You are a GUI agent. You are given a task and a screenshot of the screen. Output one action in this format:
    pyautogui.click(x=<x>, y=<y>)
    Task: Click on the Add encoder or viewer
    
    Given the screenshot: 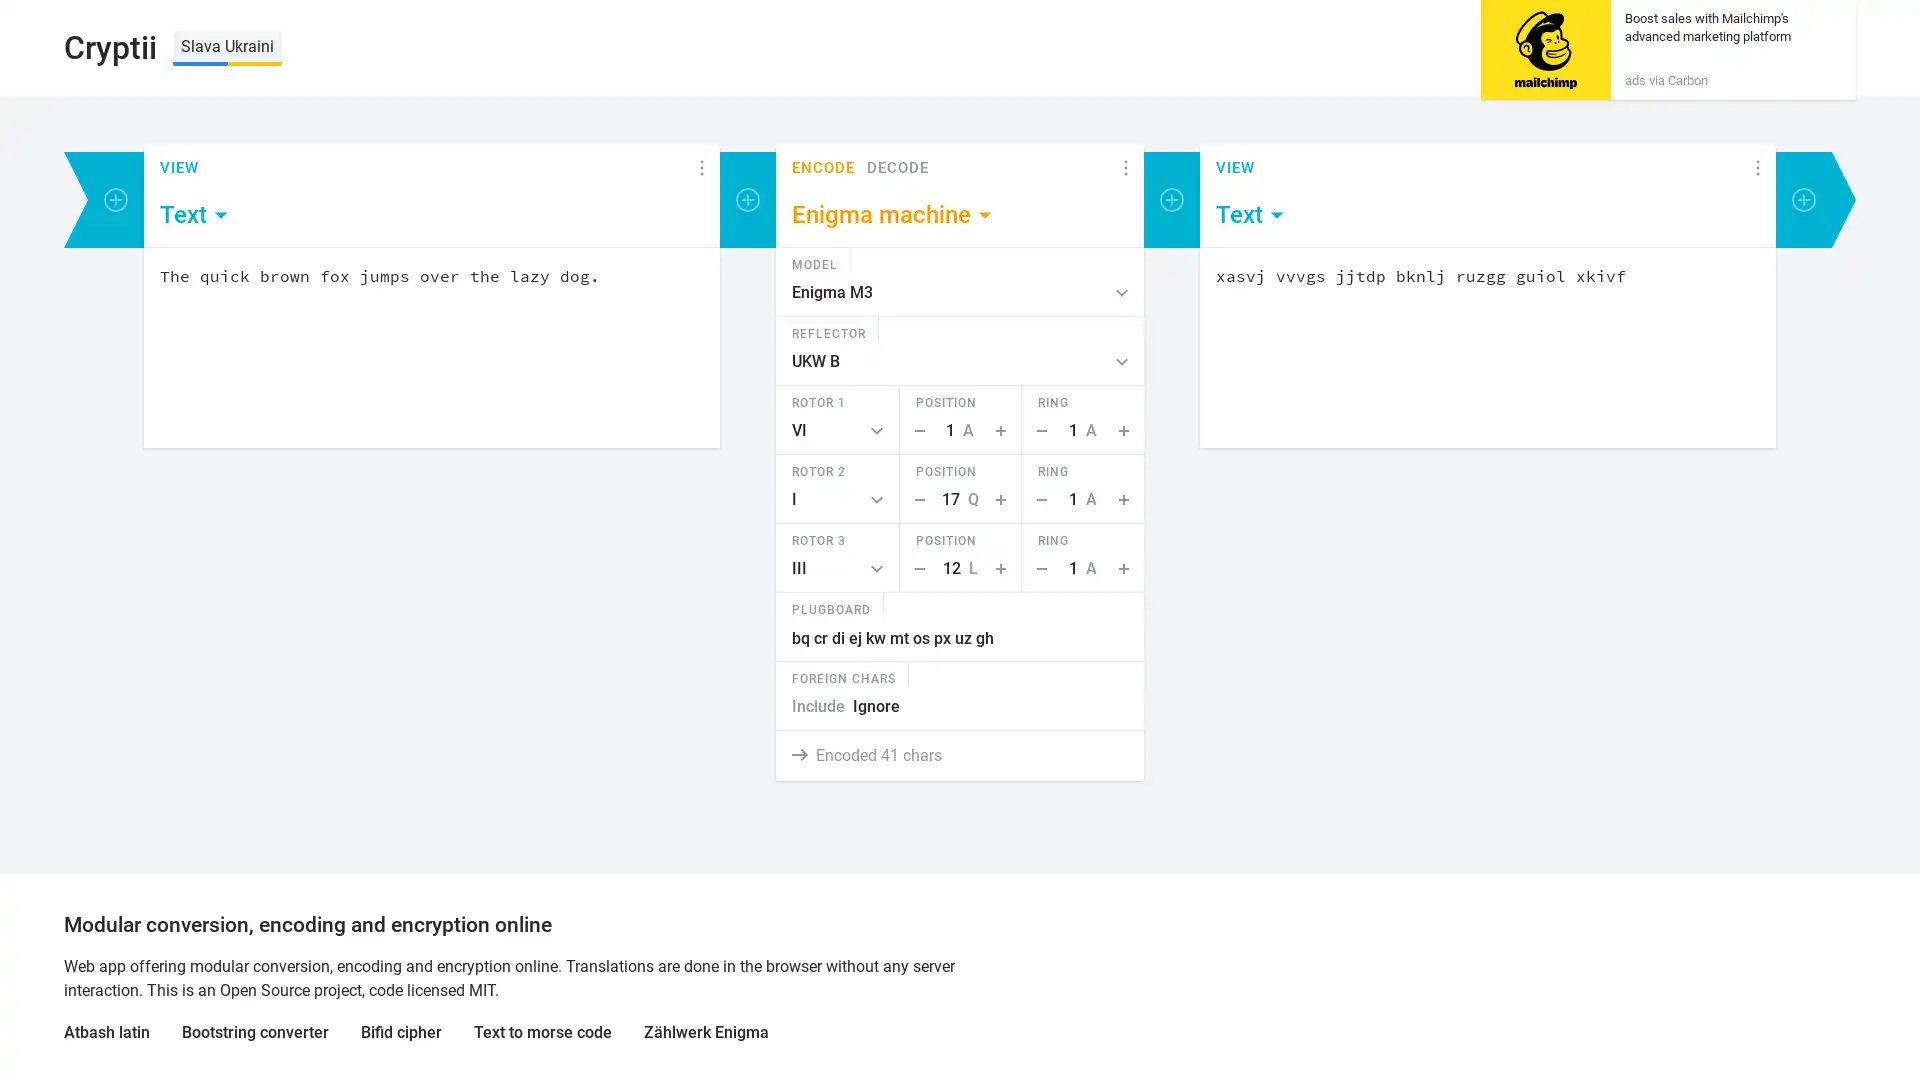 What is the action you would take?
    pyautogui.click(x=1804, y=200)
    